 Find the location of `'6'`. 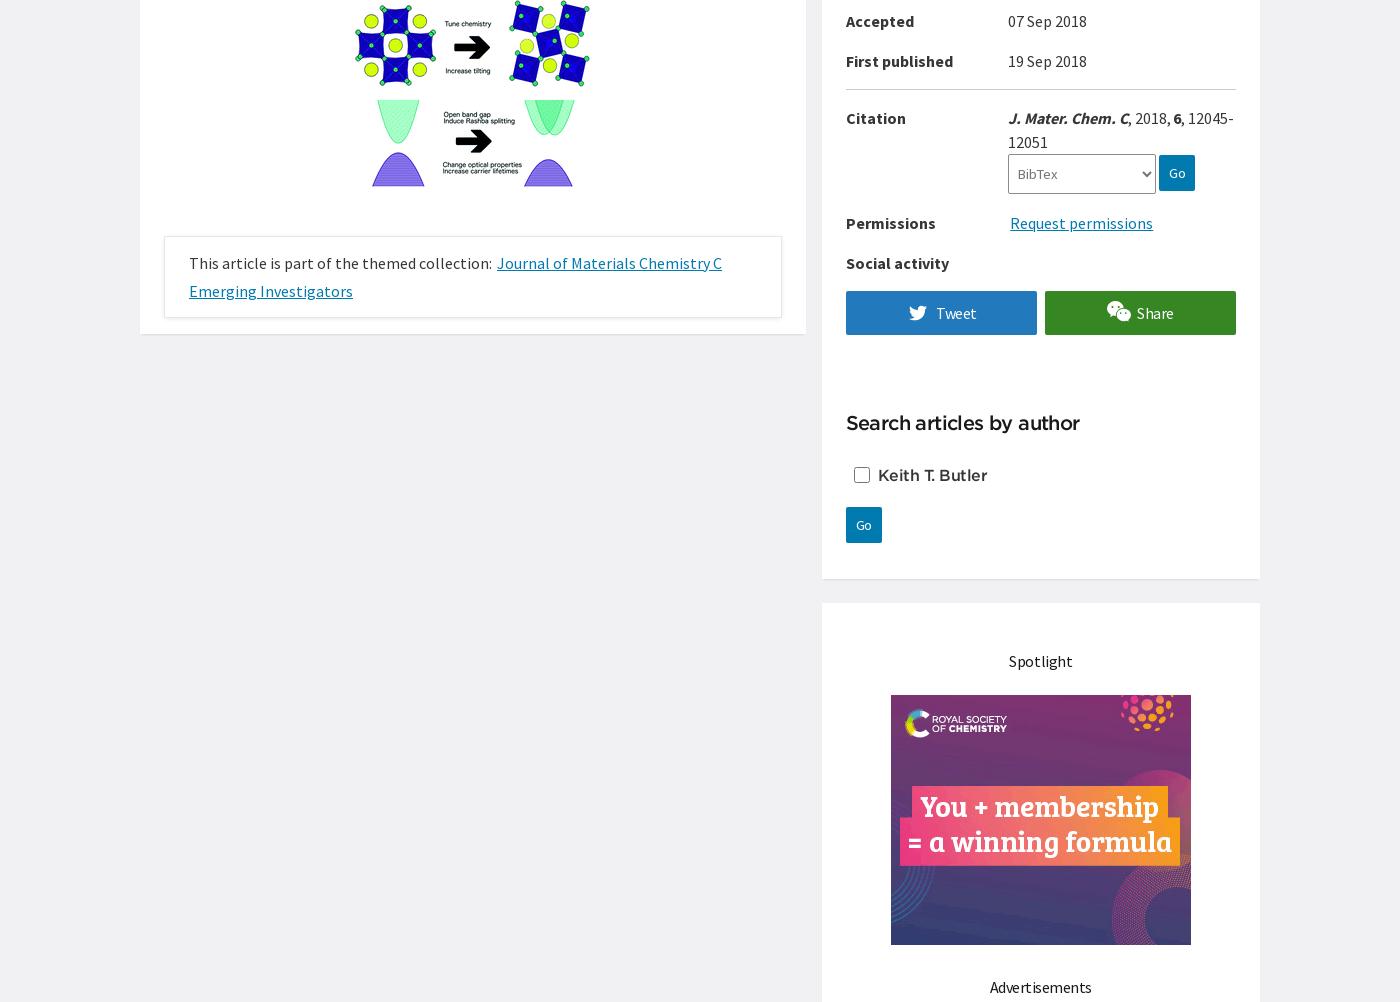

'6' is located at coordinates (1176, 117).